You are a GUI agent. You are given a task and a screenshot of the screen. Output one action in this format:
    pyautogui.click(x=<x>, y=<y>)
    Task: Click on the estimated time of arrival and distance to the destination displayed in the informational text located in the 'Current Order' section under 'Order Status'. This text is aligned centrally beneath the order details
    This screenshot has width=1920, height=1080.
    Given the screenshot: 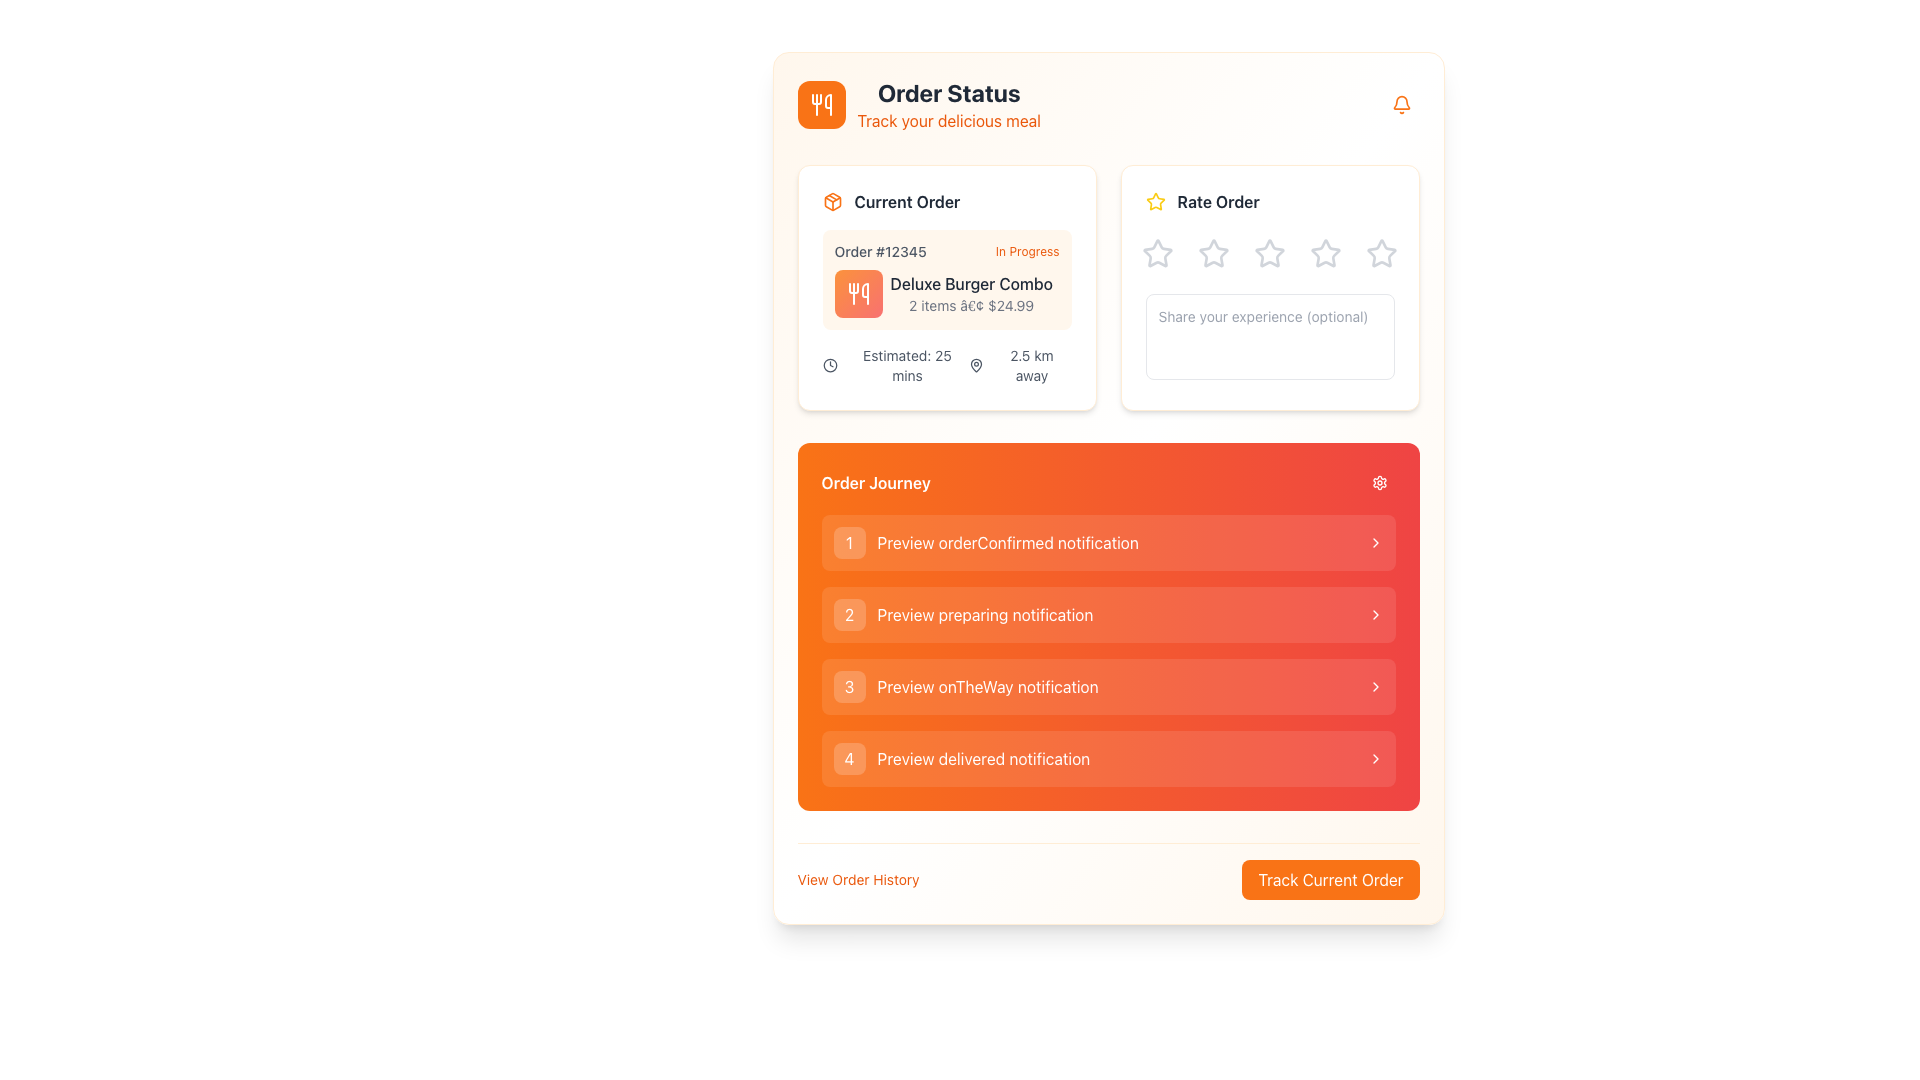 What is the action you would take?
    pyautogui.click(x=945, y=366)
    